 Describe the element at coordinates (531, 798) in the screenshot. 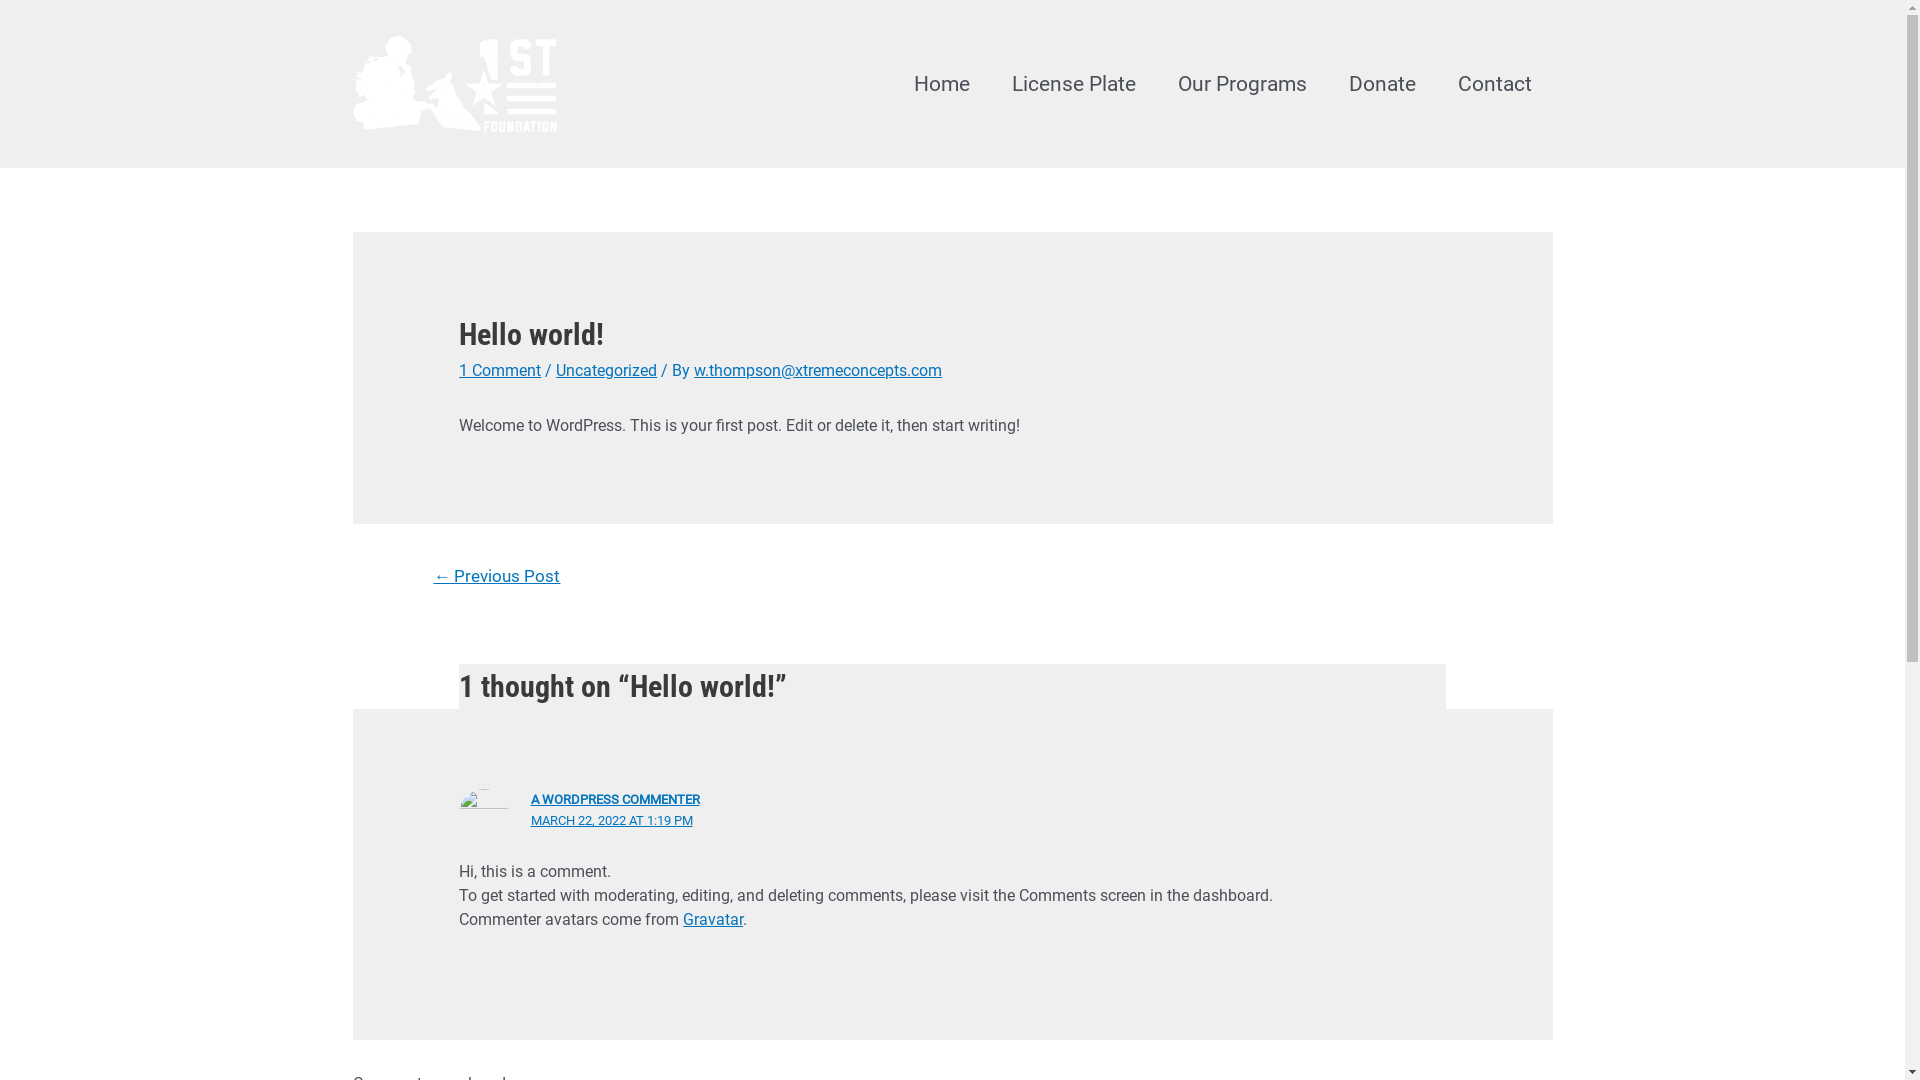

I see `'A WORDPRESS COMMENTER'` at that location.